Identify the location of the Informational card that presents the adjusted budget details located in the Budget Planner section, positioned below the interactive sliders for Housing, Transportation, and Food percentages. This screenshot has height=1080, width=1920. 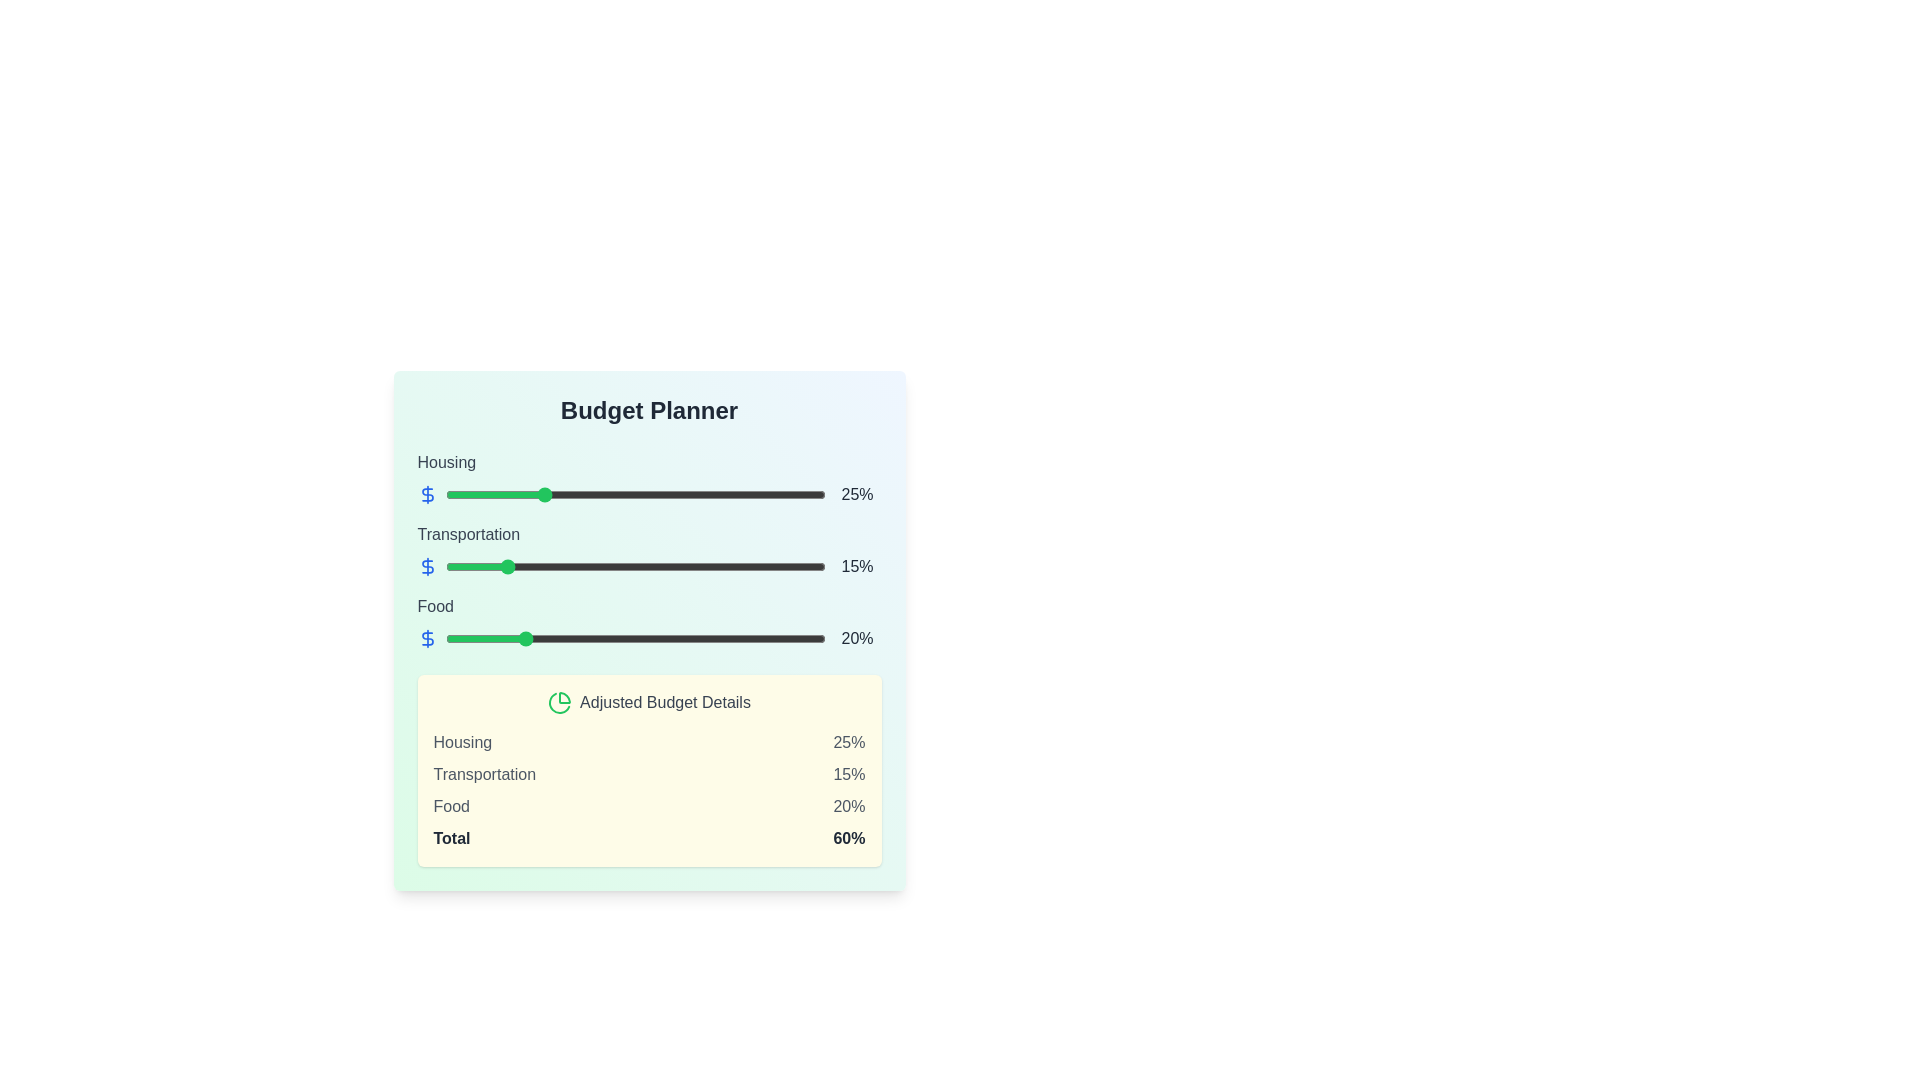
(649, 770).